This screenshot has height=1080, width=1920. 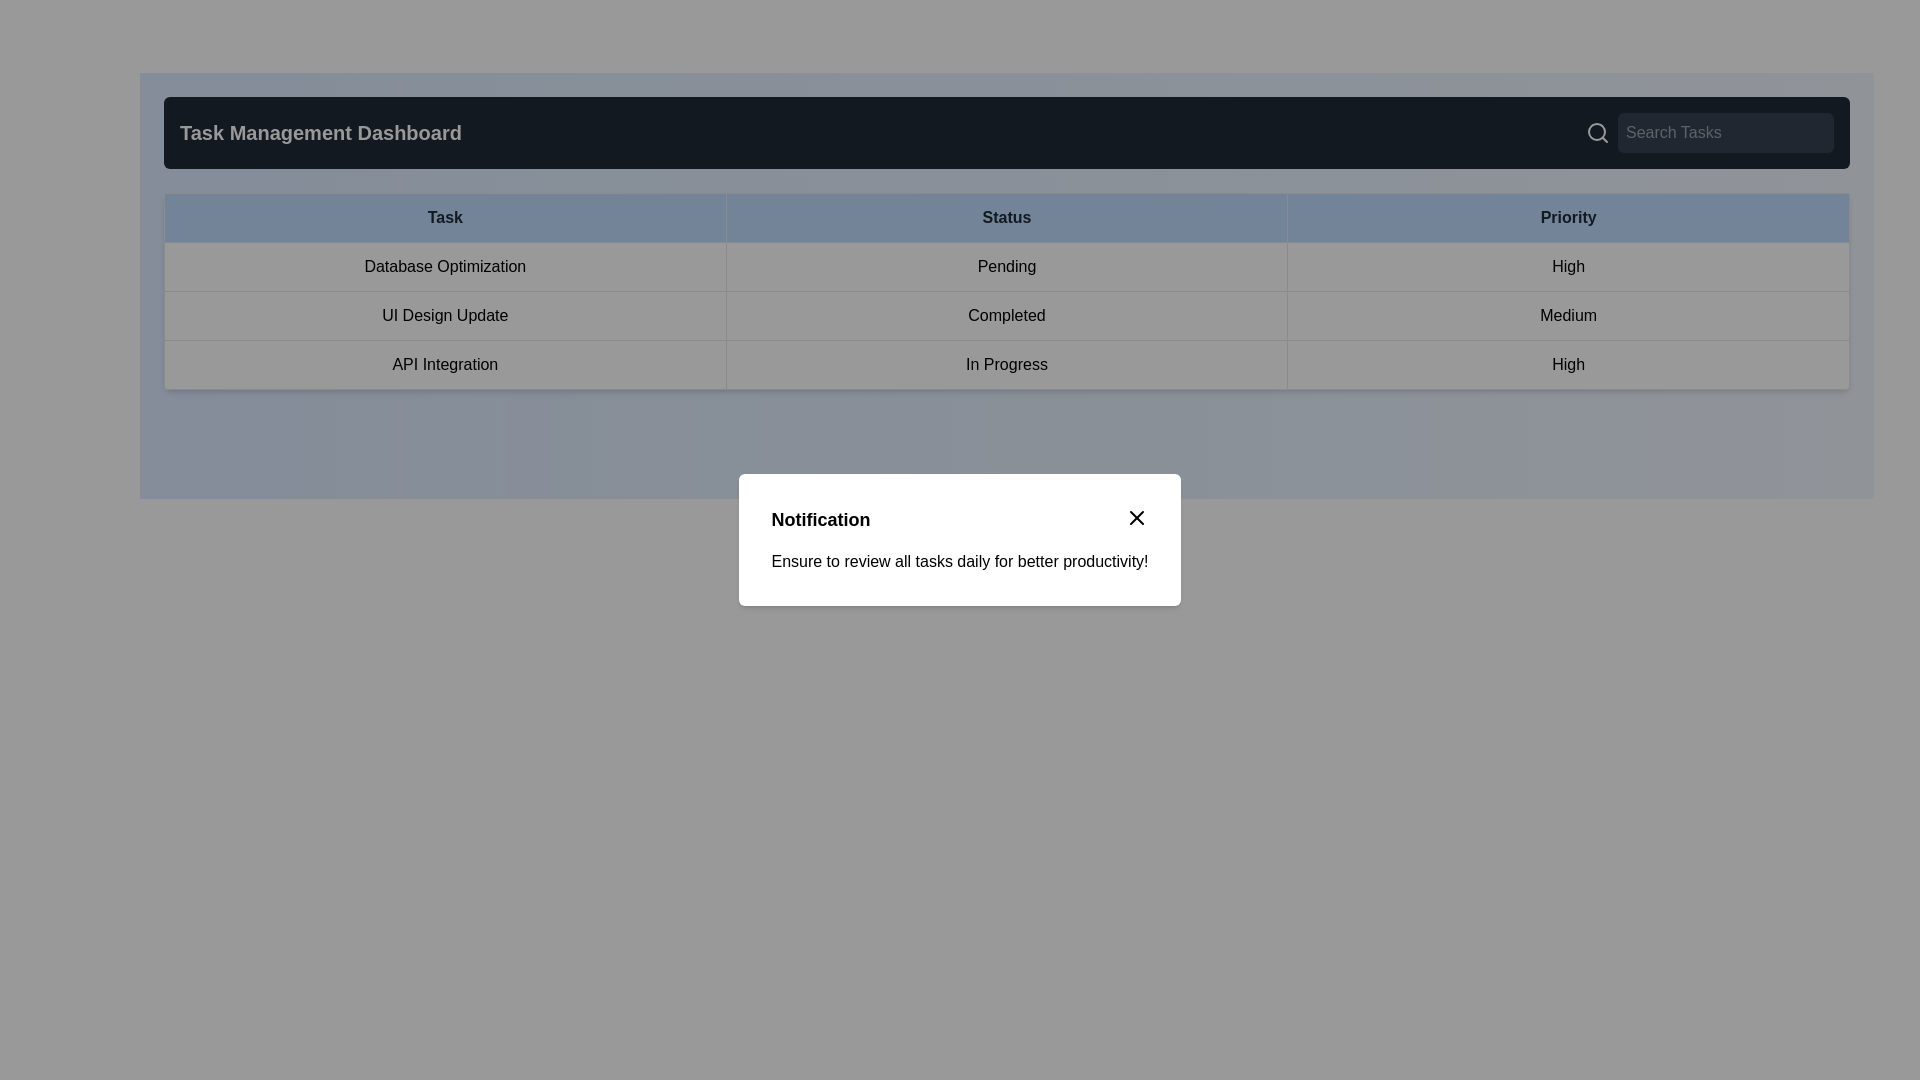 What do you see at coordinates (1136, 516) in the screenshot?
I see `the small 'X' icon in the top-right corner of the notification box` at bounding box center [1136, 516].